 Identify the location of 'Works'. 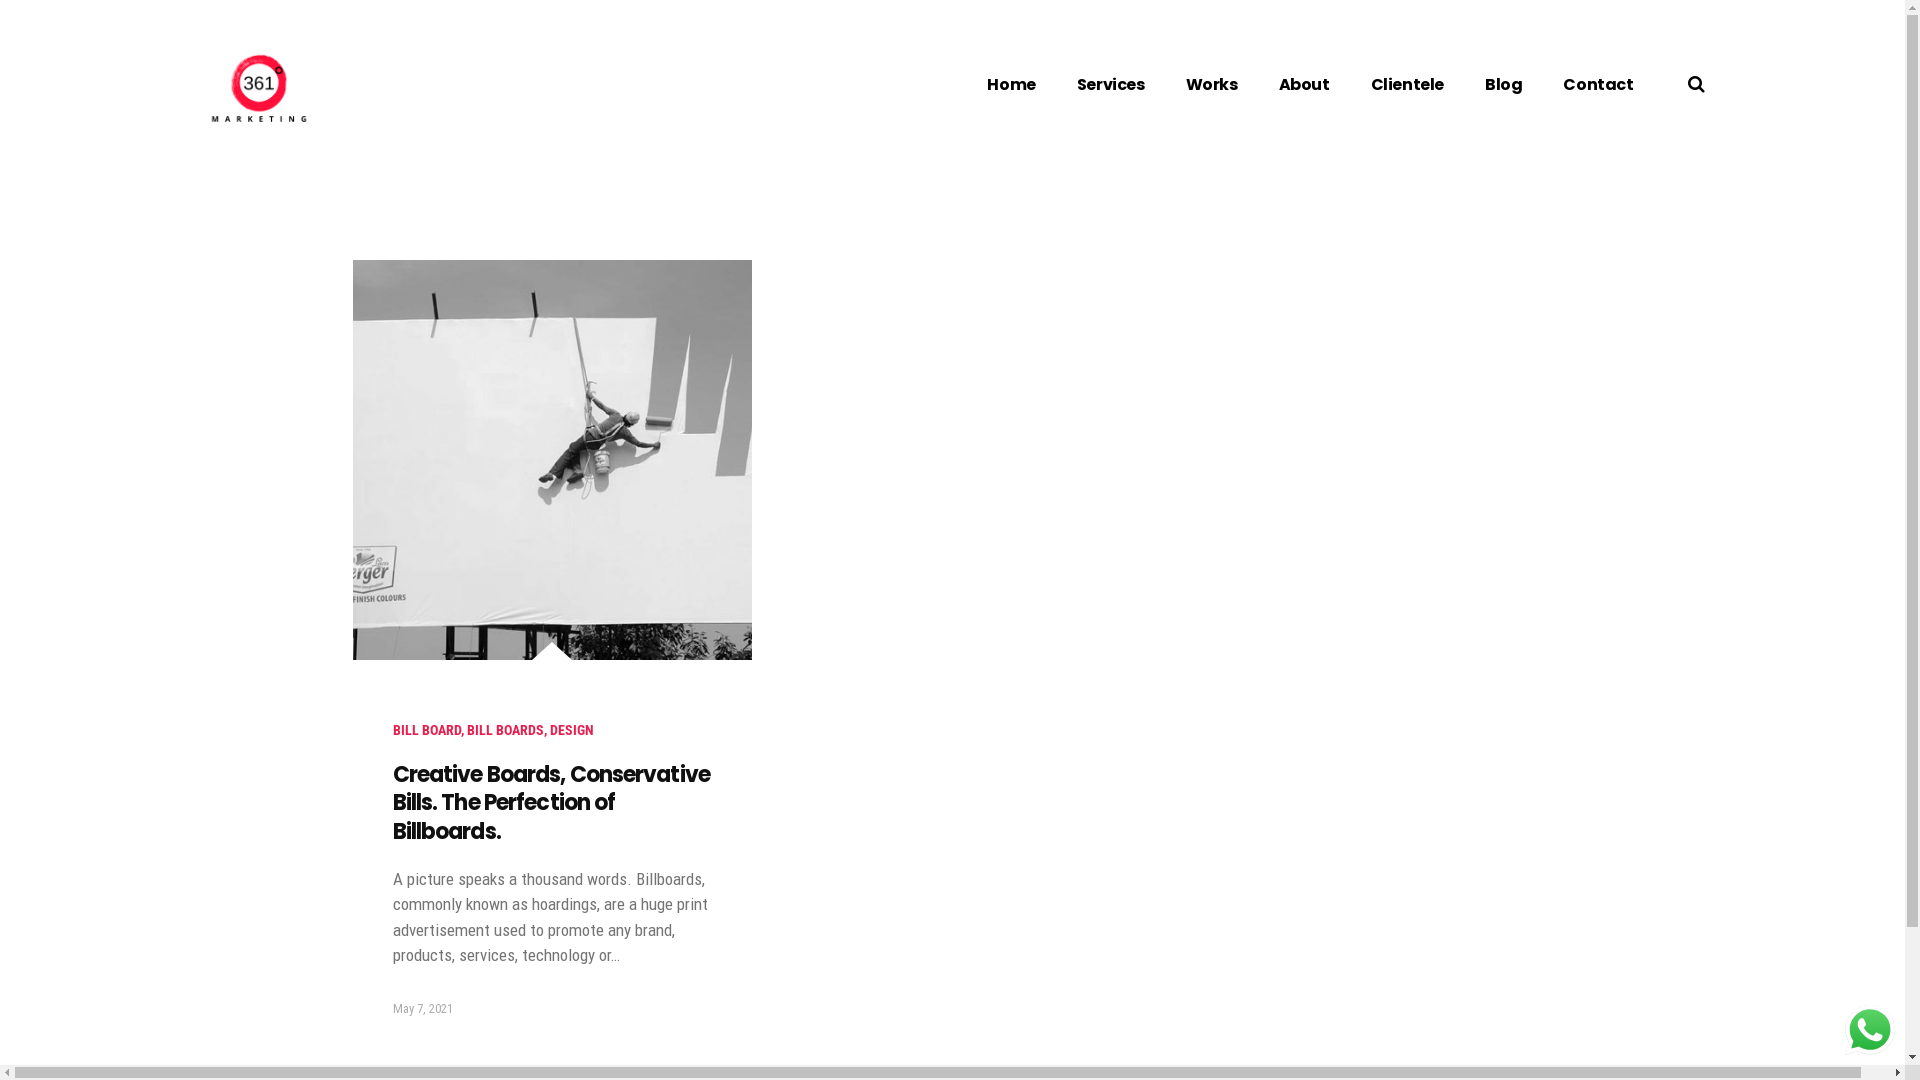
(1210, 83).